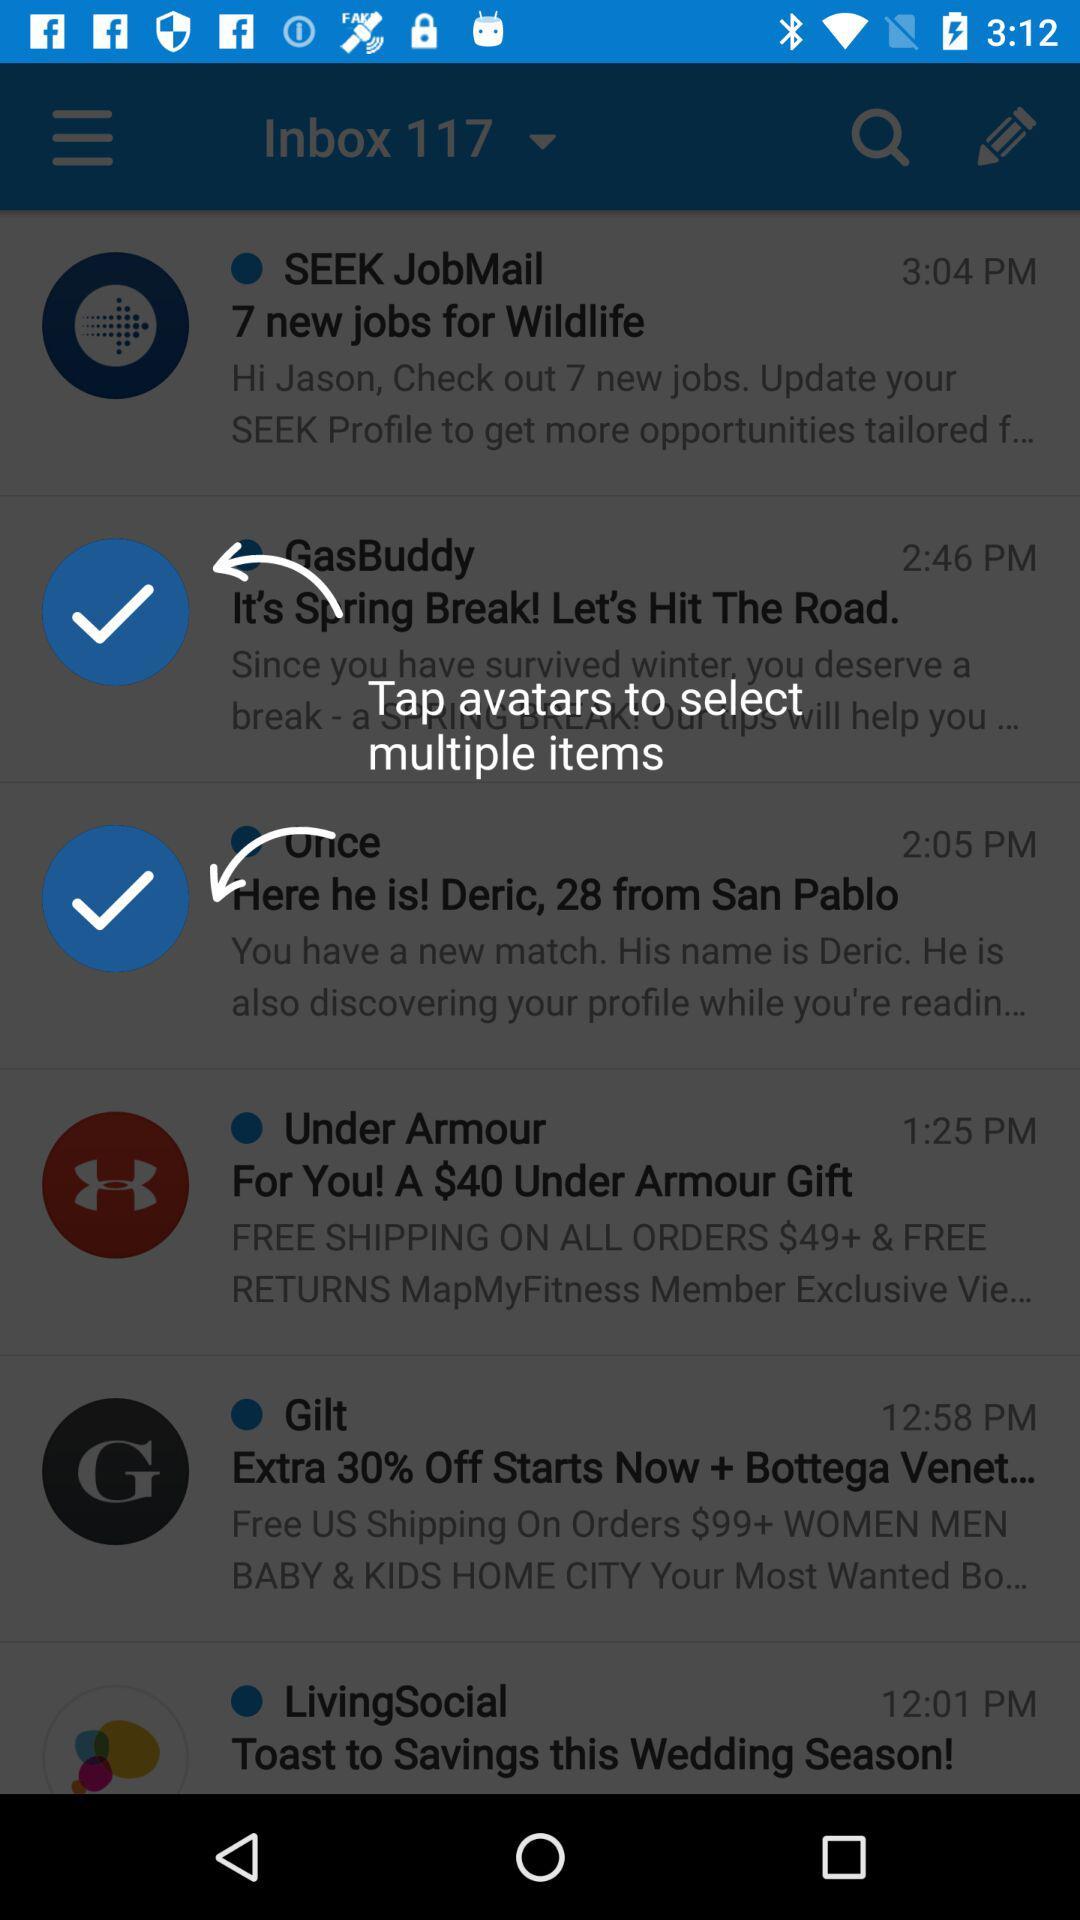  I want to click on advertisement, so click(115, 1471).